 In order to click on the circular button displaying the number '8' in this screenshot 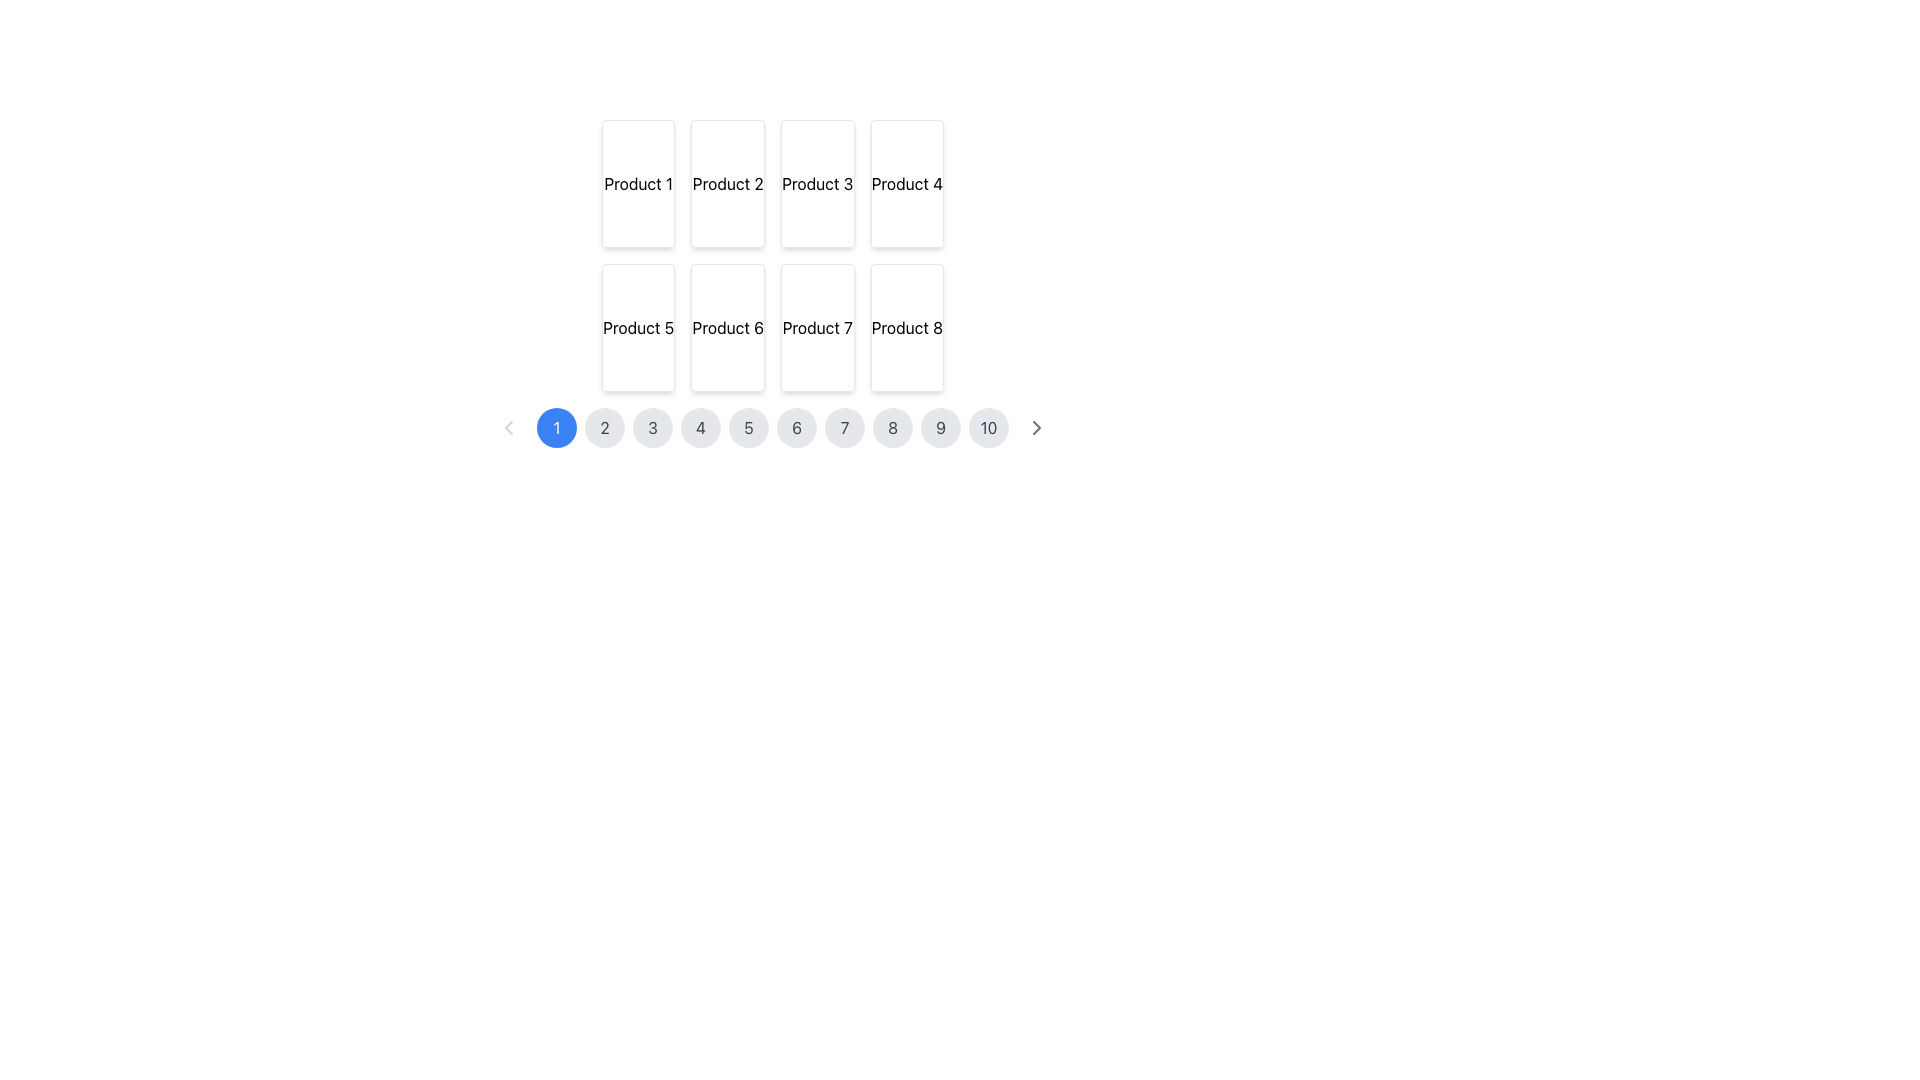, I will do `click(891, 427)`.